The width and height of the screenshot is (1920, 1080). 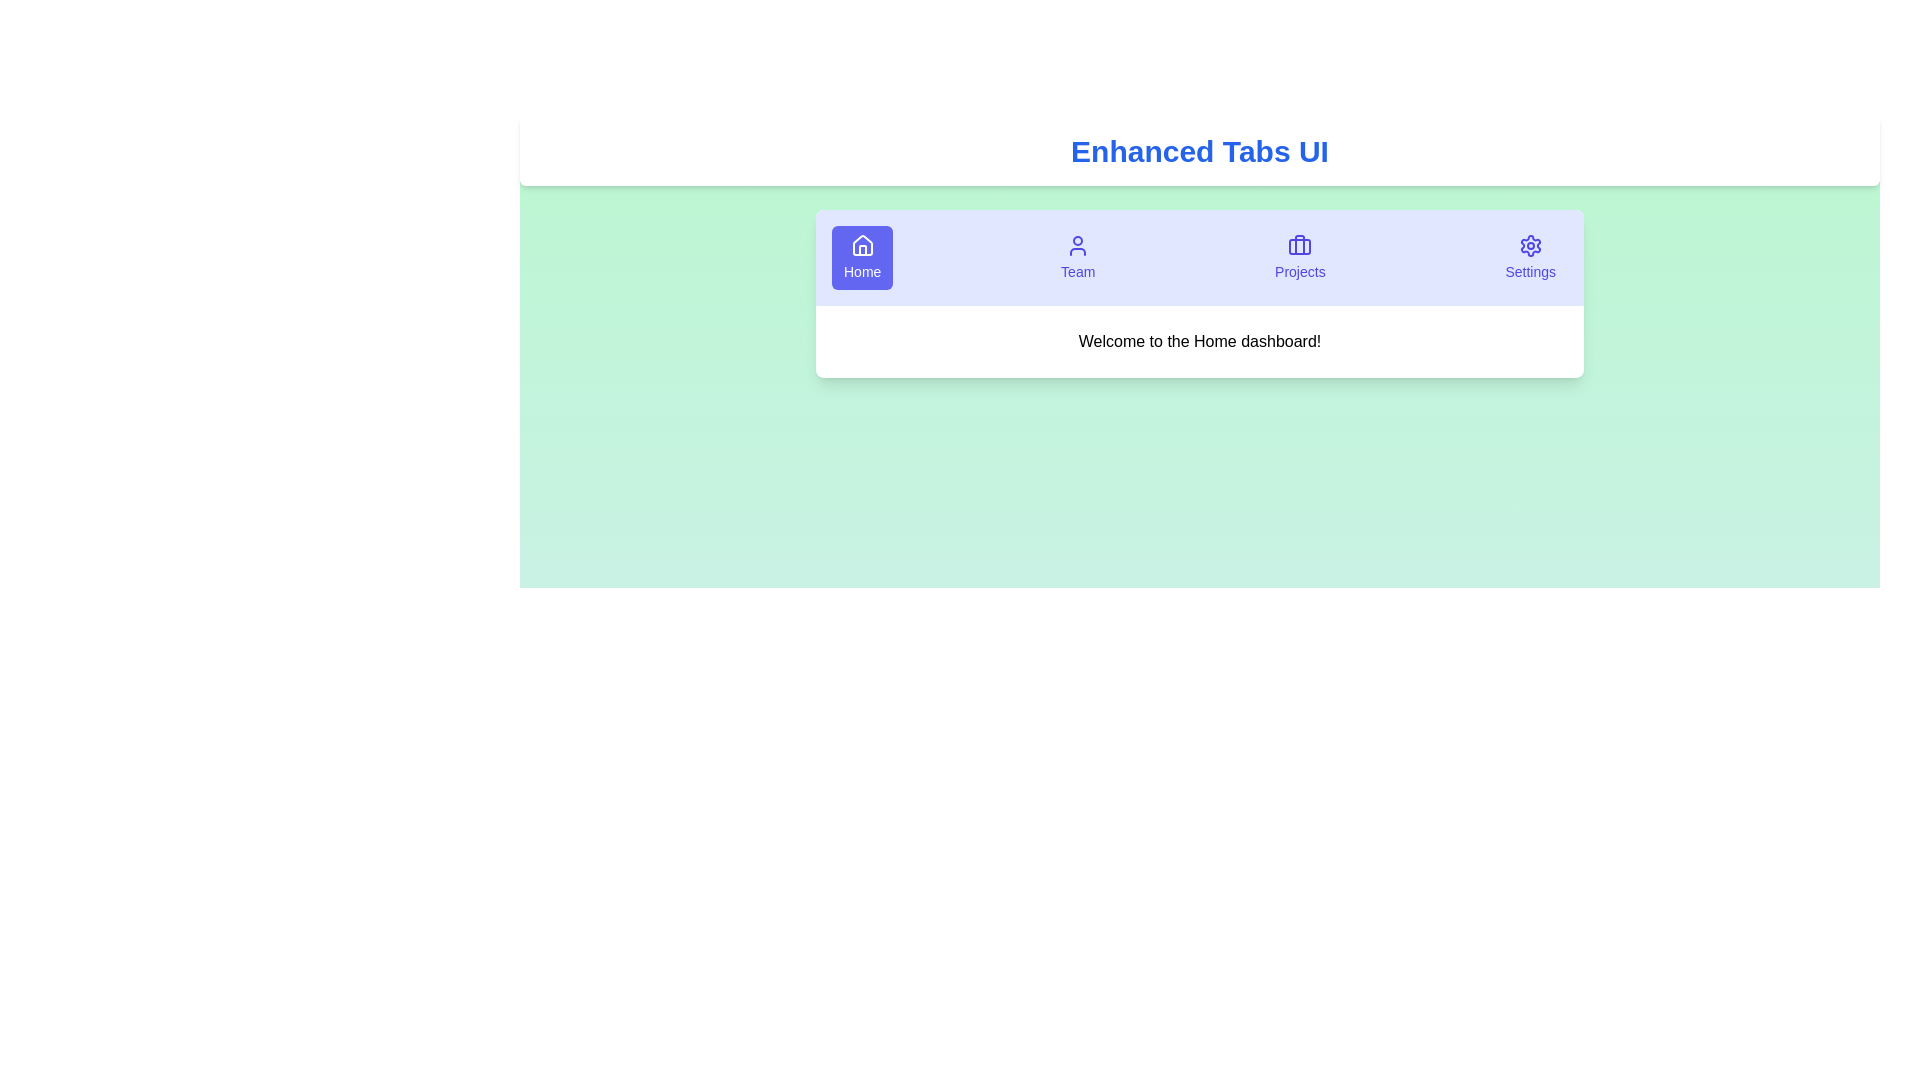 I want to click on the house icon in outline style located in the first tab of the navigation bar labeled 'Home', which has a blue background, so click(x=862, y=244).